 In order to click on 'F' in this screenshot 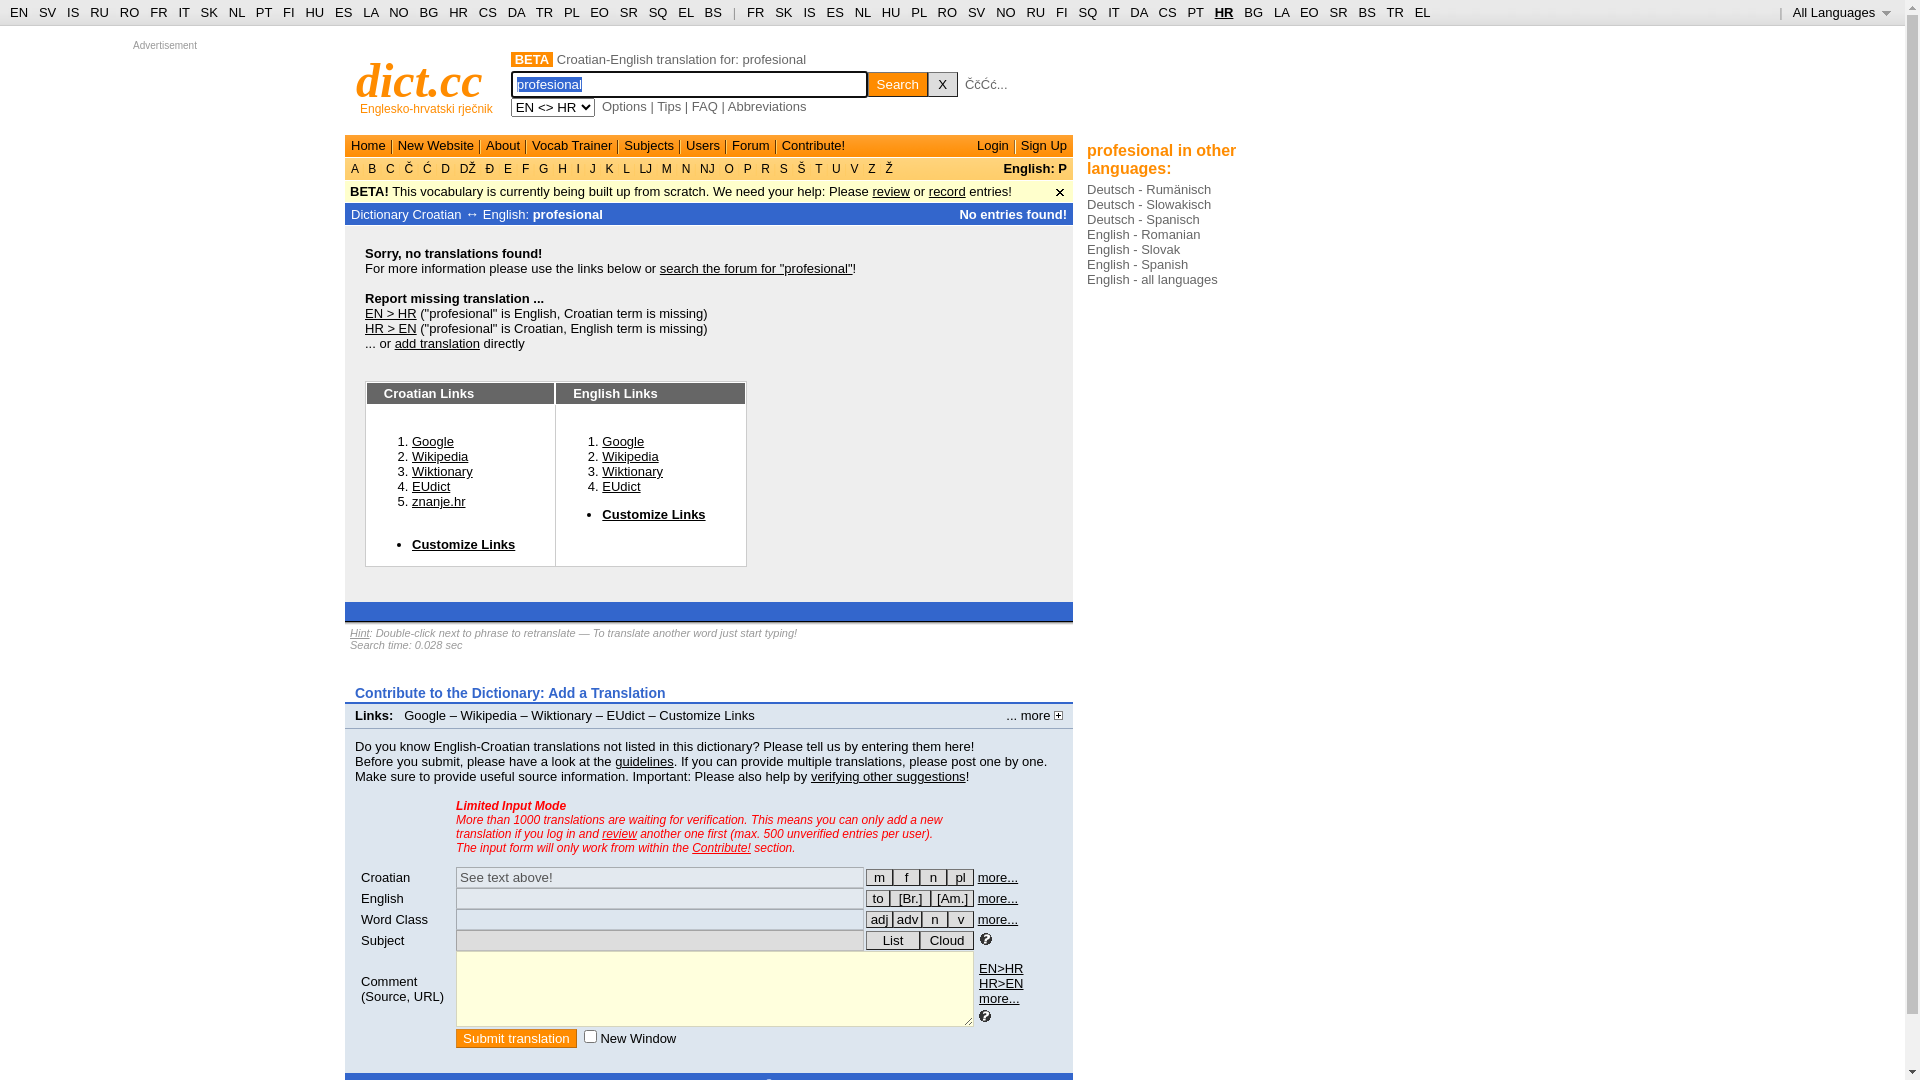, I will do `click(518, 168)`.